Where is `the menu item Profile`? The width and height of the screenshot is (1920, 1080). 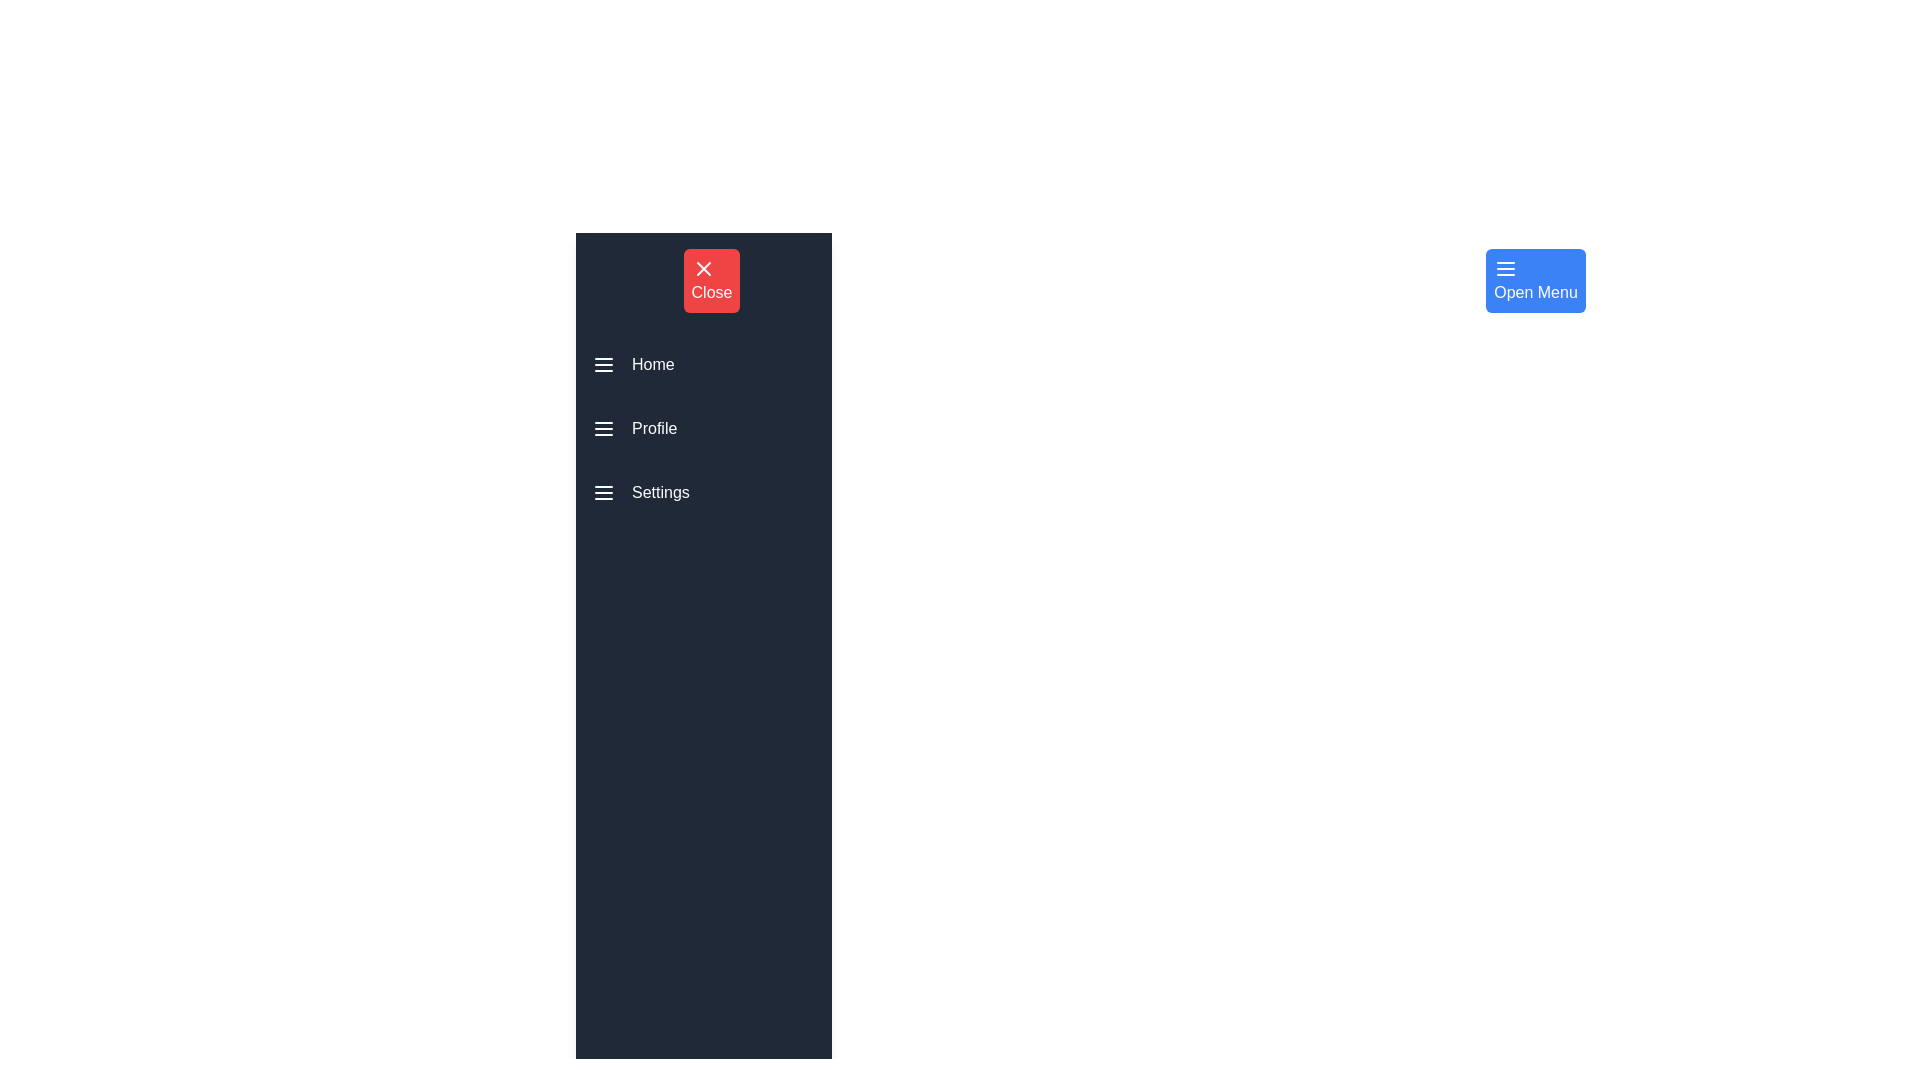
the menu item Profile is located at coordinates (704, 427).